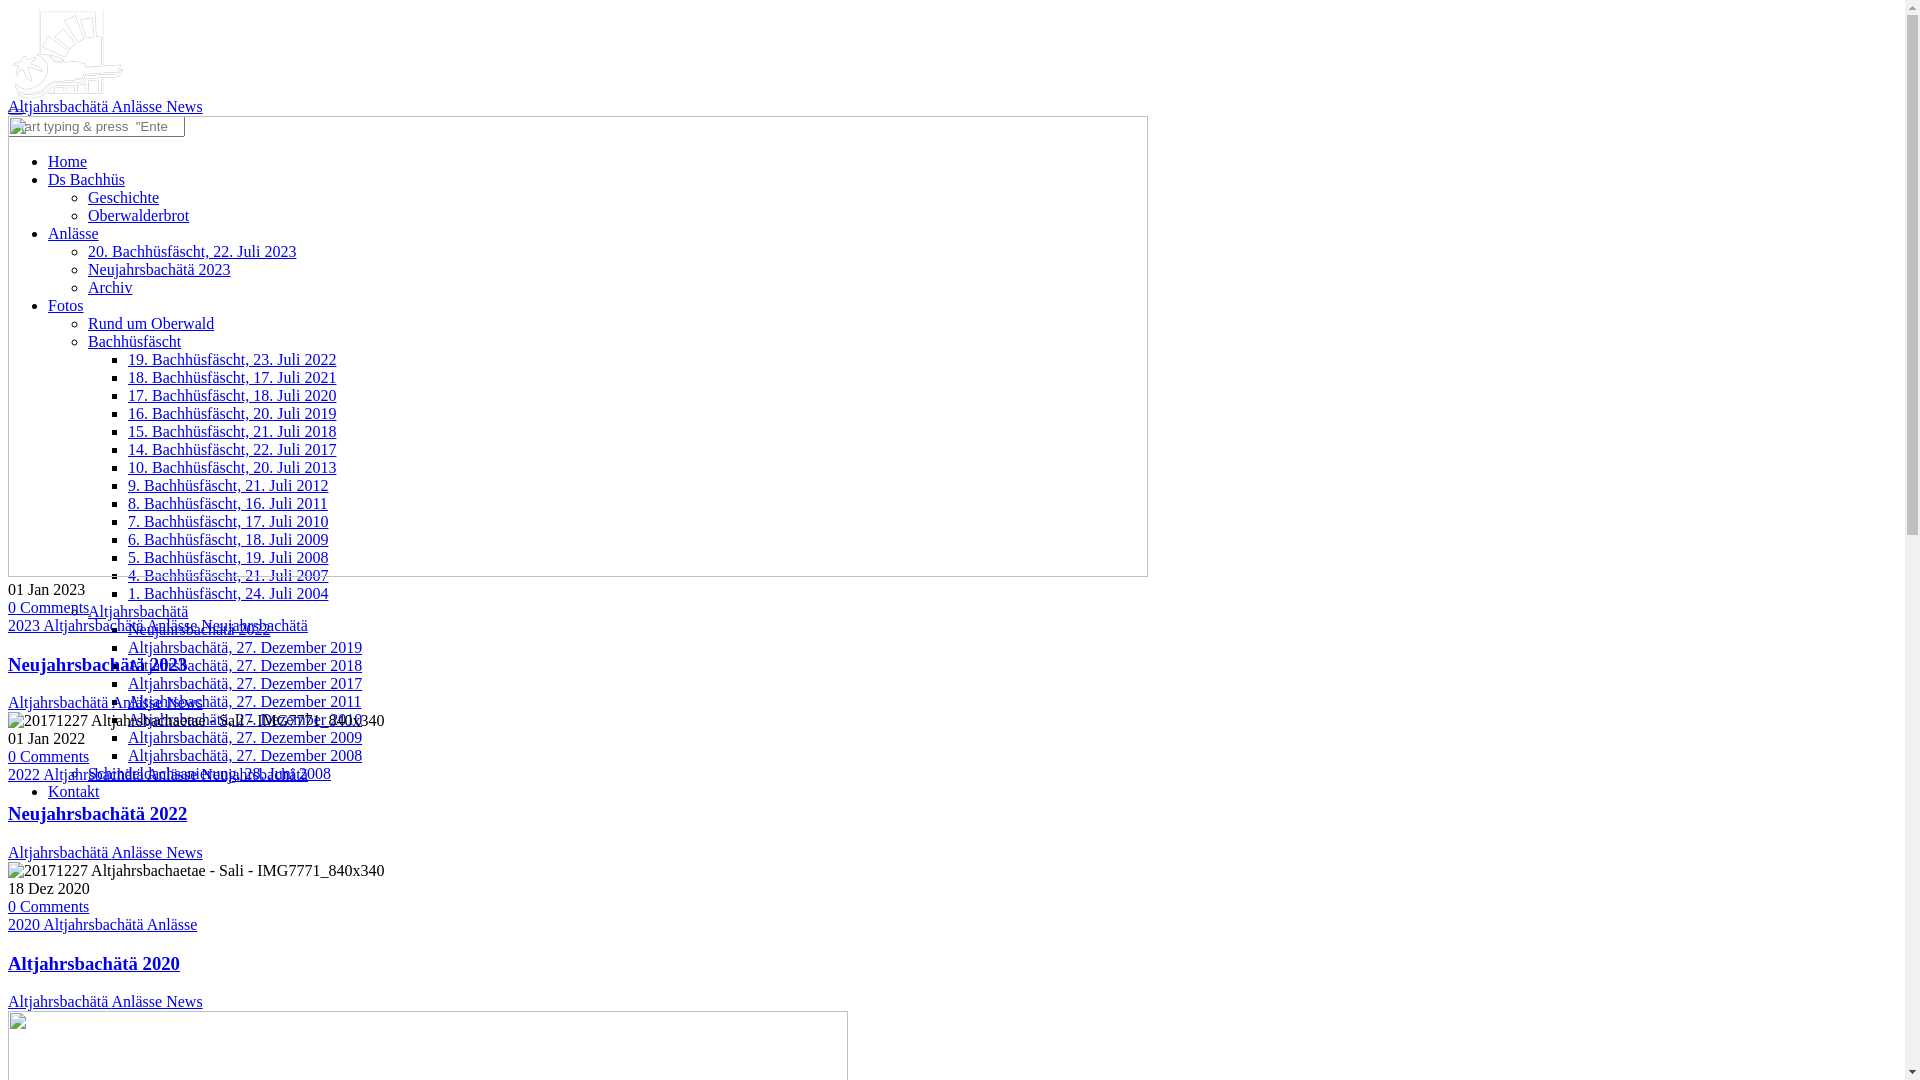 This screenshot has height=1080, width=1920. What do you see at coordinates (48, 756) in the screenshot?
I see `'0 Comments'` at bounding box center [48, 756].